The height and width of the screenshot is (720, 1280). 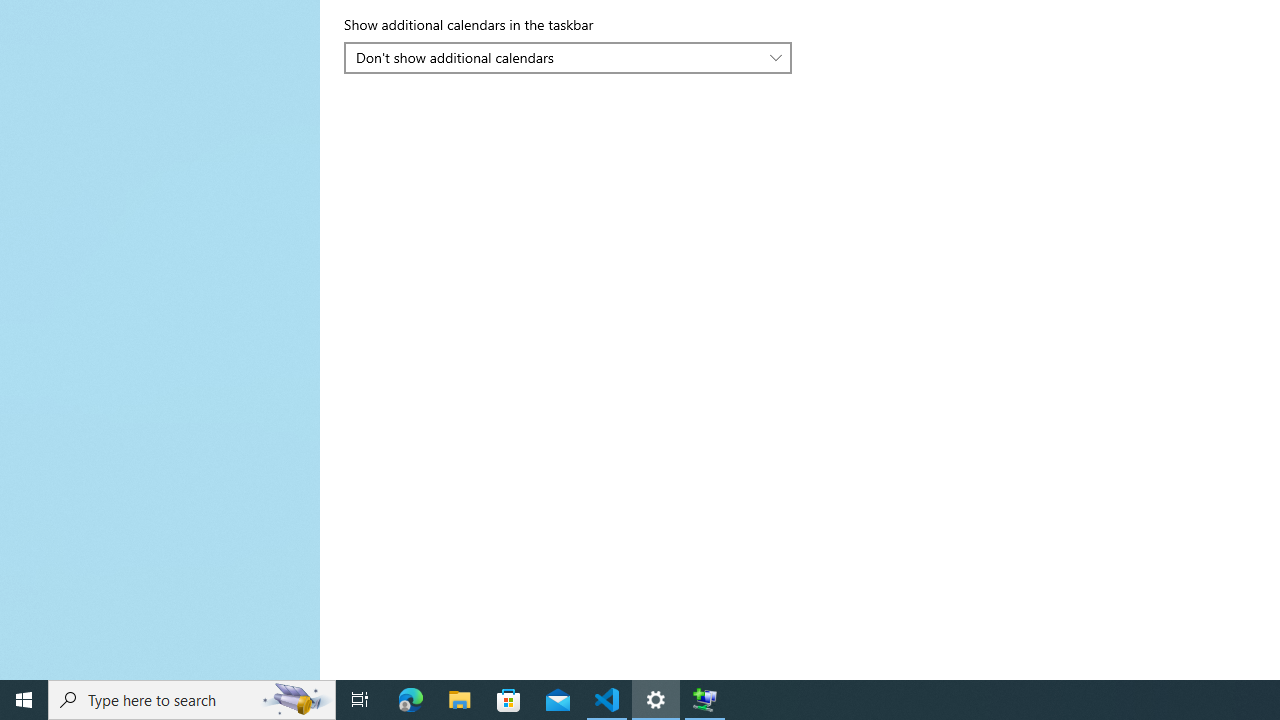 I want to click on 'Extensible Wizards Host Process - 1 running window', so click(x=705, y=698).